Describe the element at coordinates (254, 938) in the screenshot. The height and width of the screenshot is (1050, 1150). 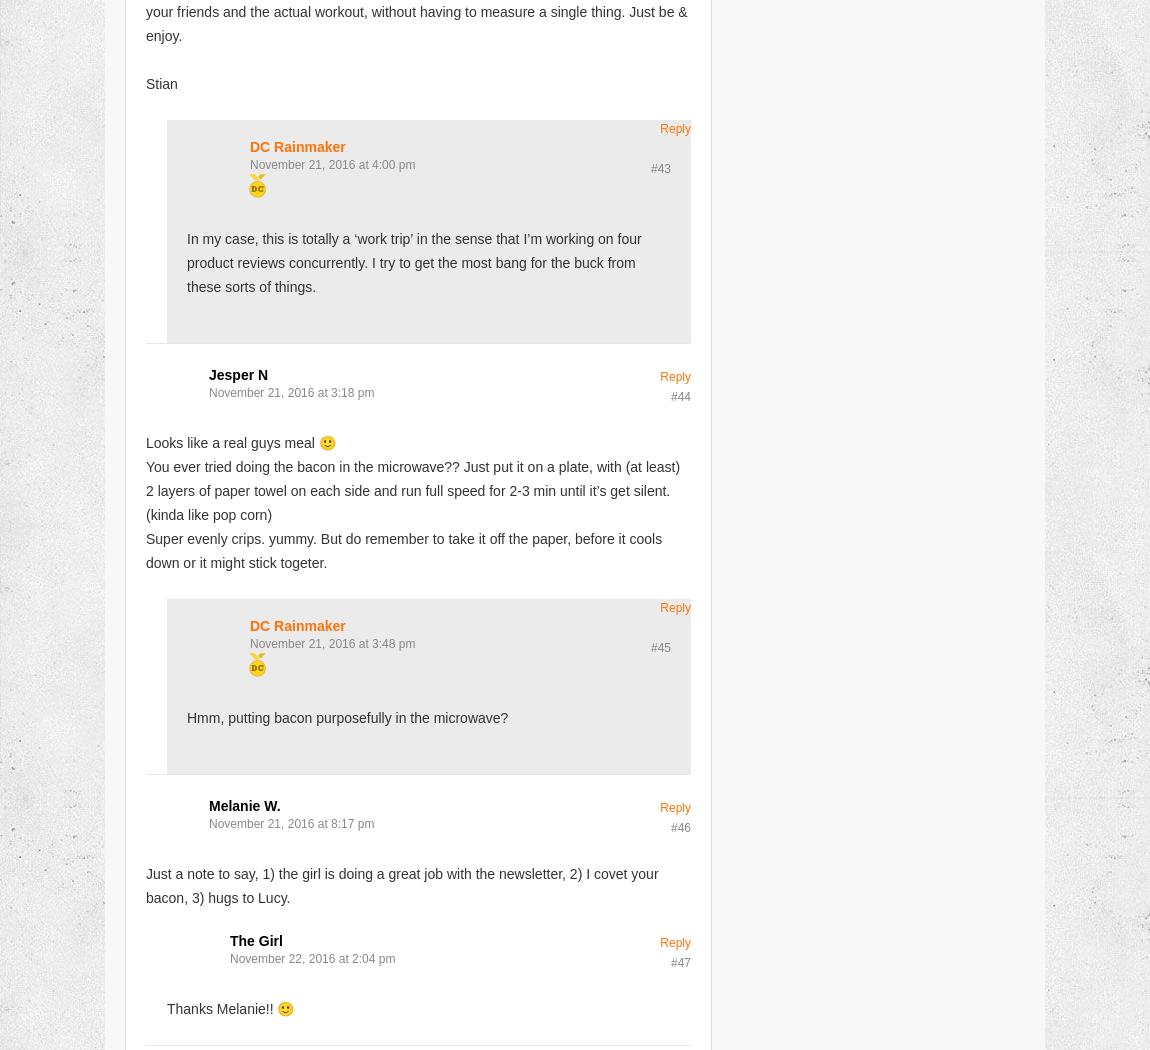
I see `'The Girl'` at that location.